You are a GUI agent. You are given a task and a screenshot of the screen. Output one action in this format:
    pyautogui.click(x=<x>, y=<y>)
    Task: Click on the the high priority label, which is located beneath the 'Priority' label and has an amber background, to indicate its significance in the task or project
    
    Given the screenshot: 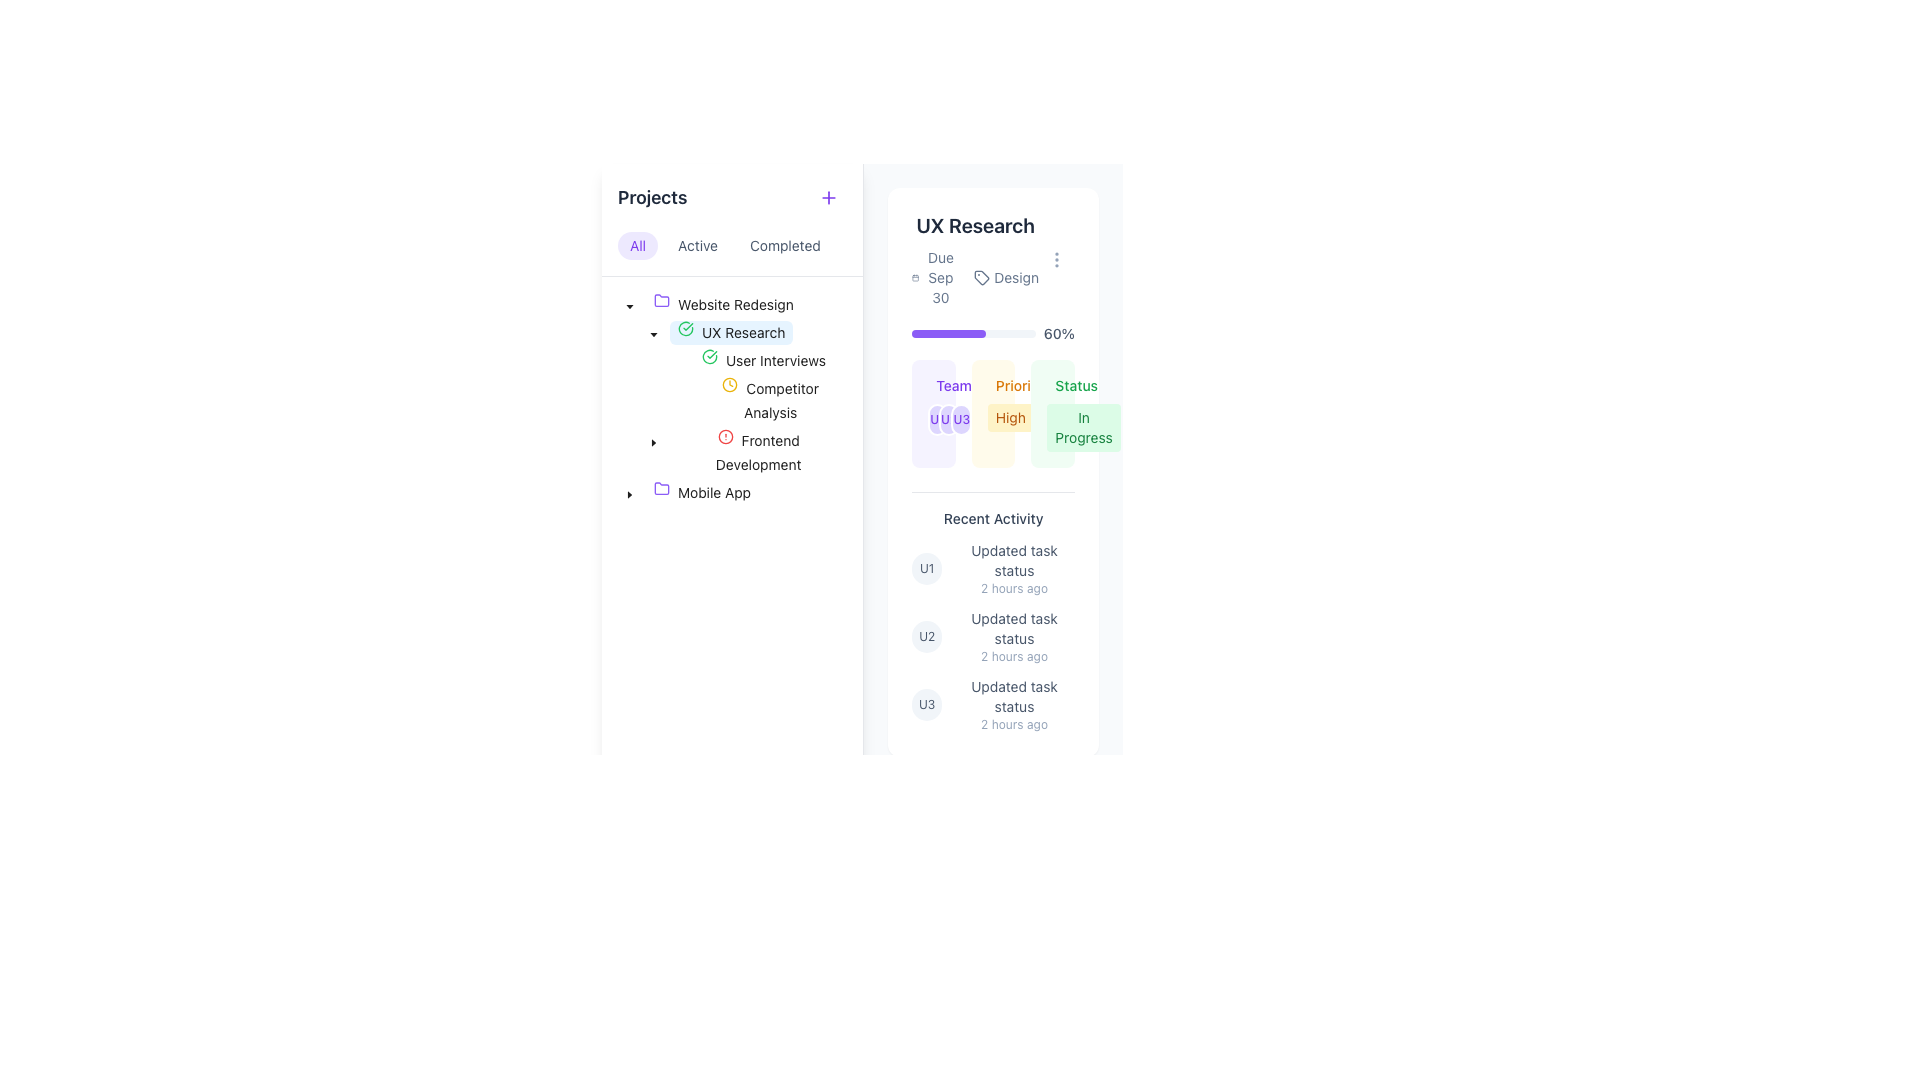 What is the action you would take?
    pyautogui.click(x=1010, y=416)
    